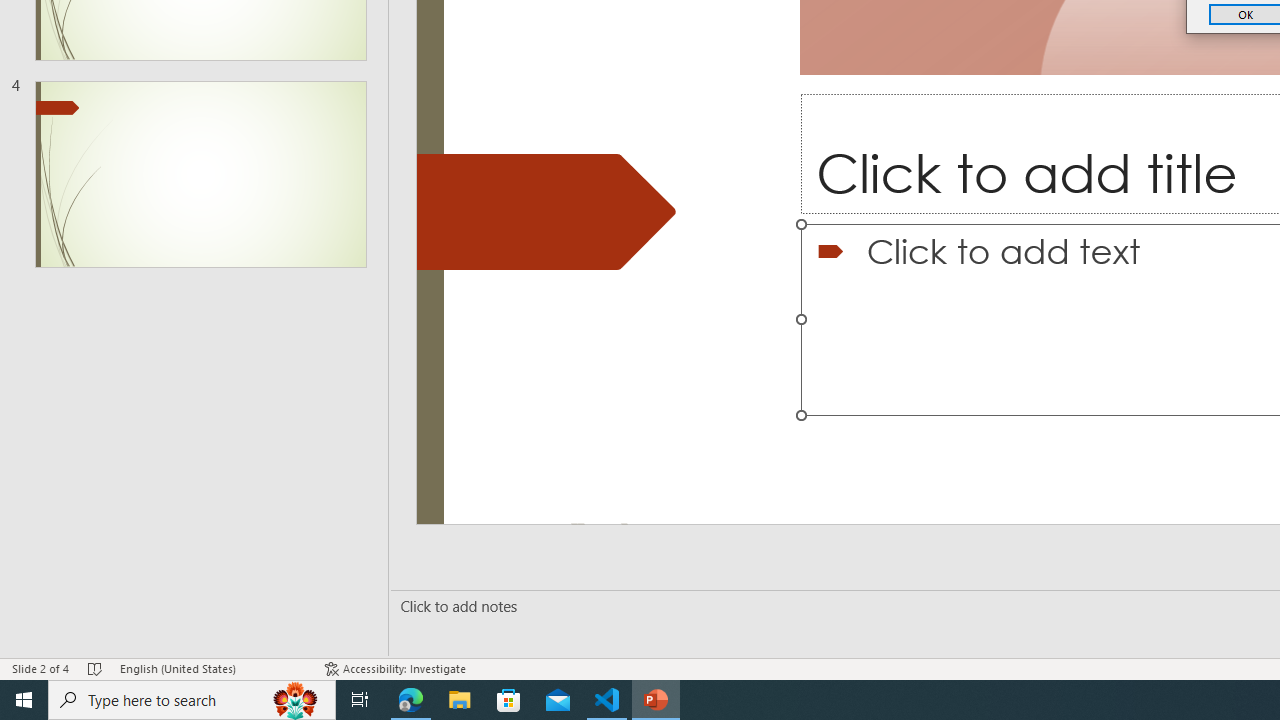 This screenshot has height=720, width=1280. Describe the element at coordinates (546, 212) in the screenshot. I see `'Decorative Locked'` at that location.